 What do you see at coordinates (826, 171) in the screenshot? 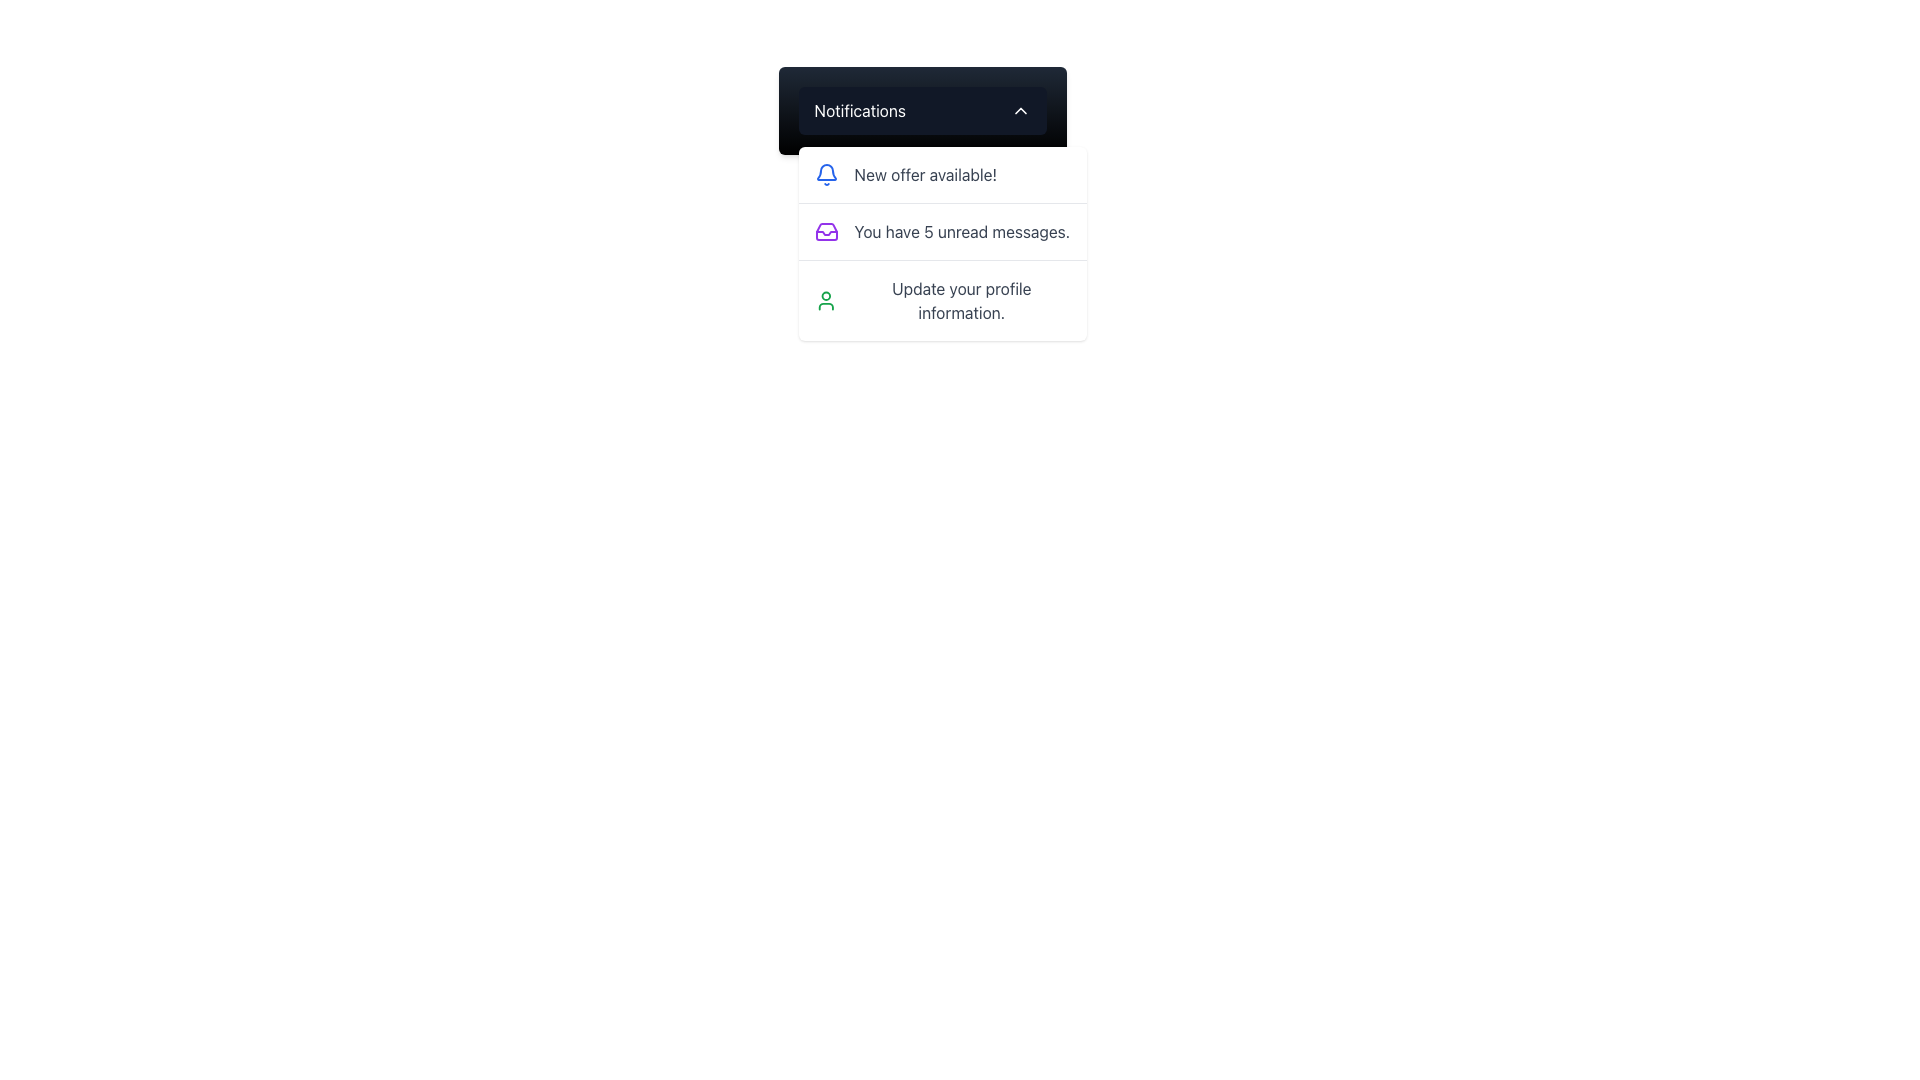
I see `the top part of the bell-shaped icon representing notifications or alerts, located in the top-right corner of the page` at bounding box center [826, 171].